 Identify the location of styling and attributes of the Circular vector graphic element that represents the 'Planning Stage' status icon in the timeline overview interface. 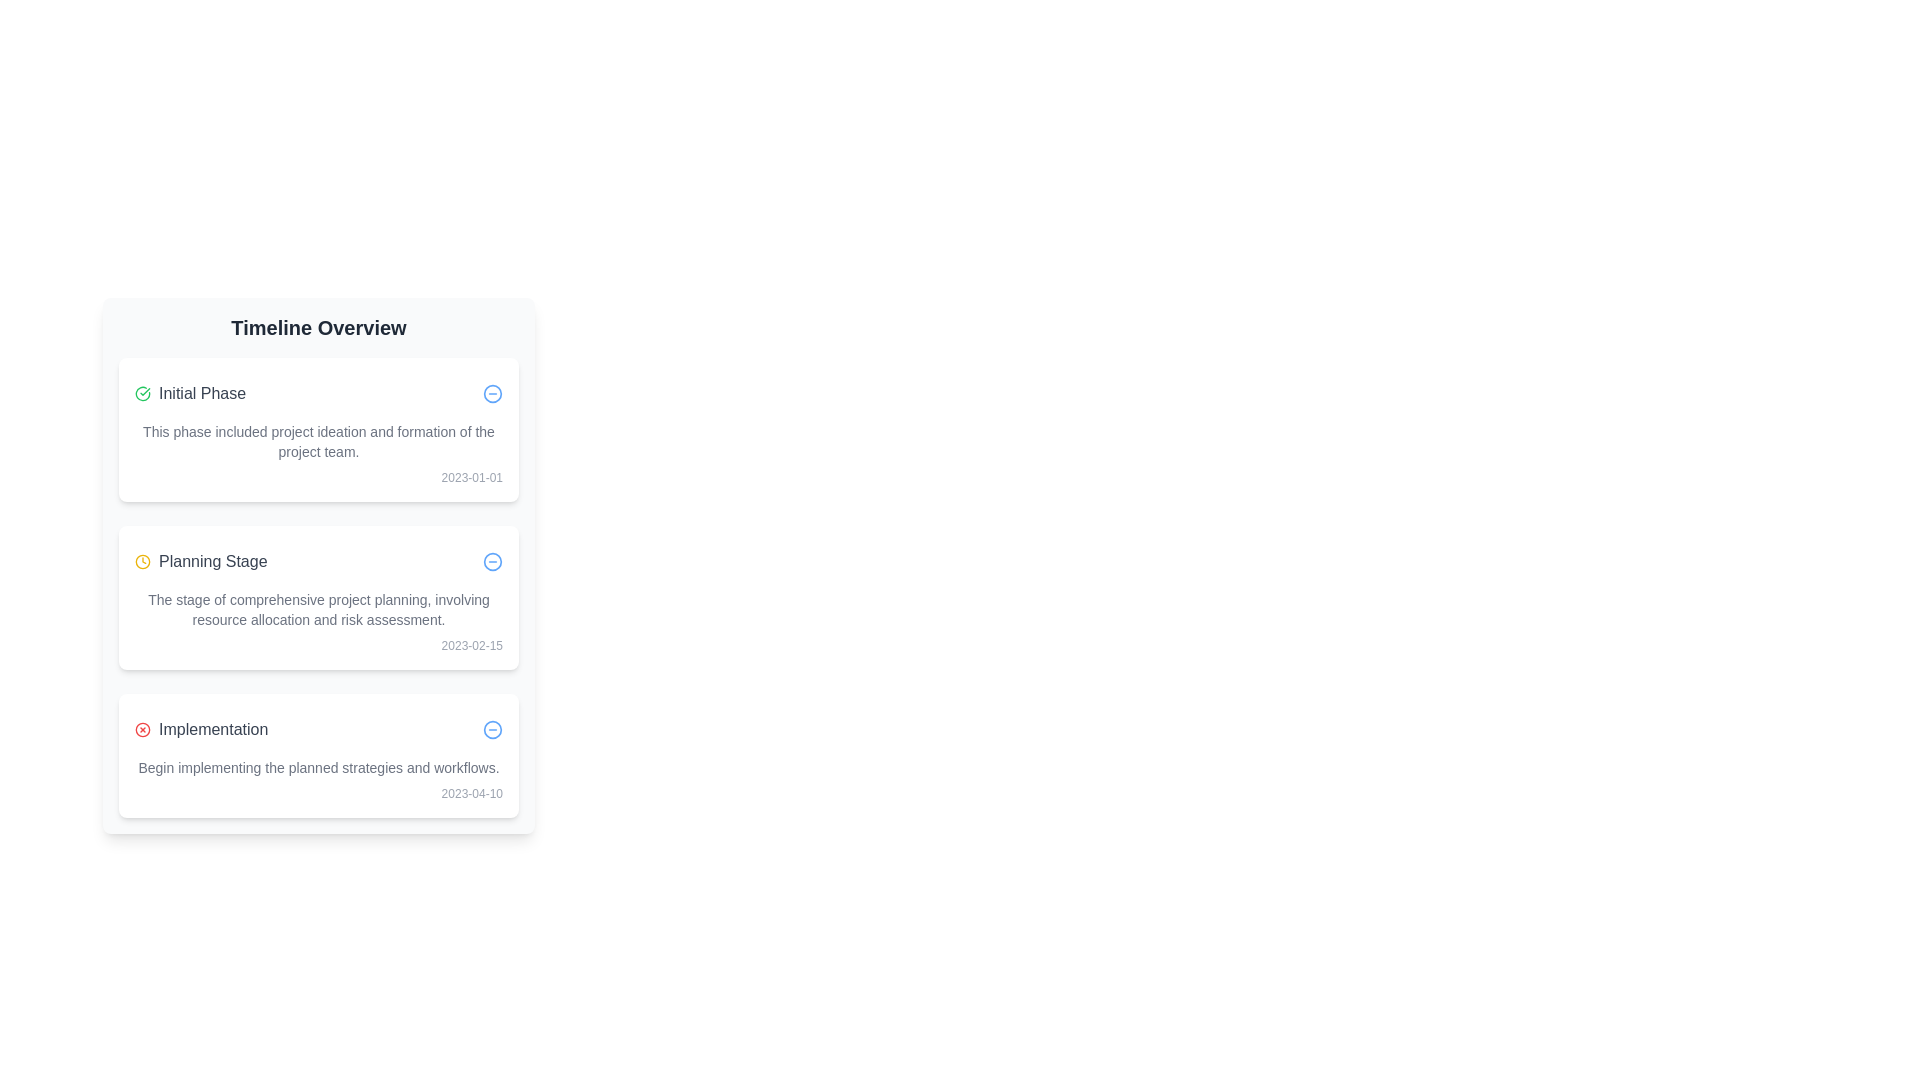
(493, 562).